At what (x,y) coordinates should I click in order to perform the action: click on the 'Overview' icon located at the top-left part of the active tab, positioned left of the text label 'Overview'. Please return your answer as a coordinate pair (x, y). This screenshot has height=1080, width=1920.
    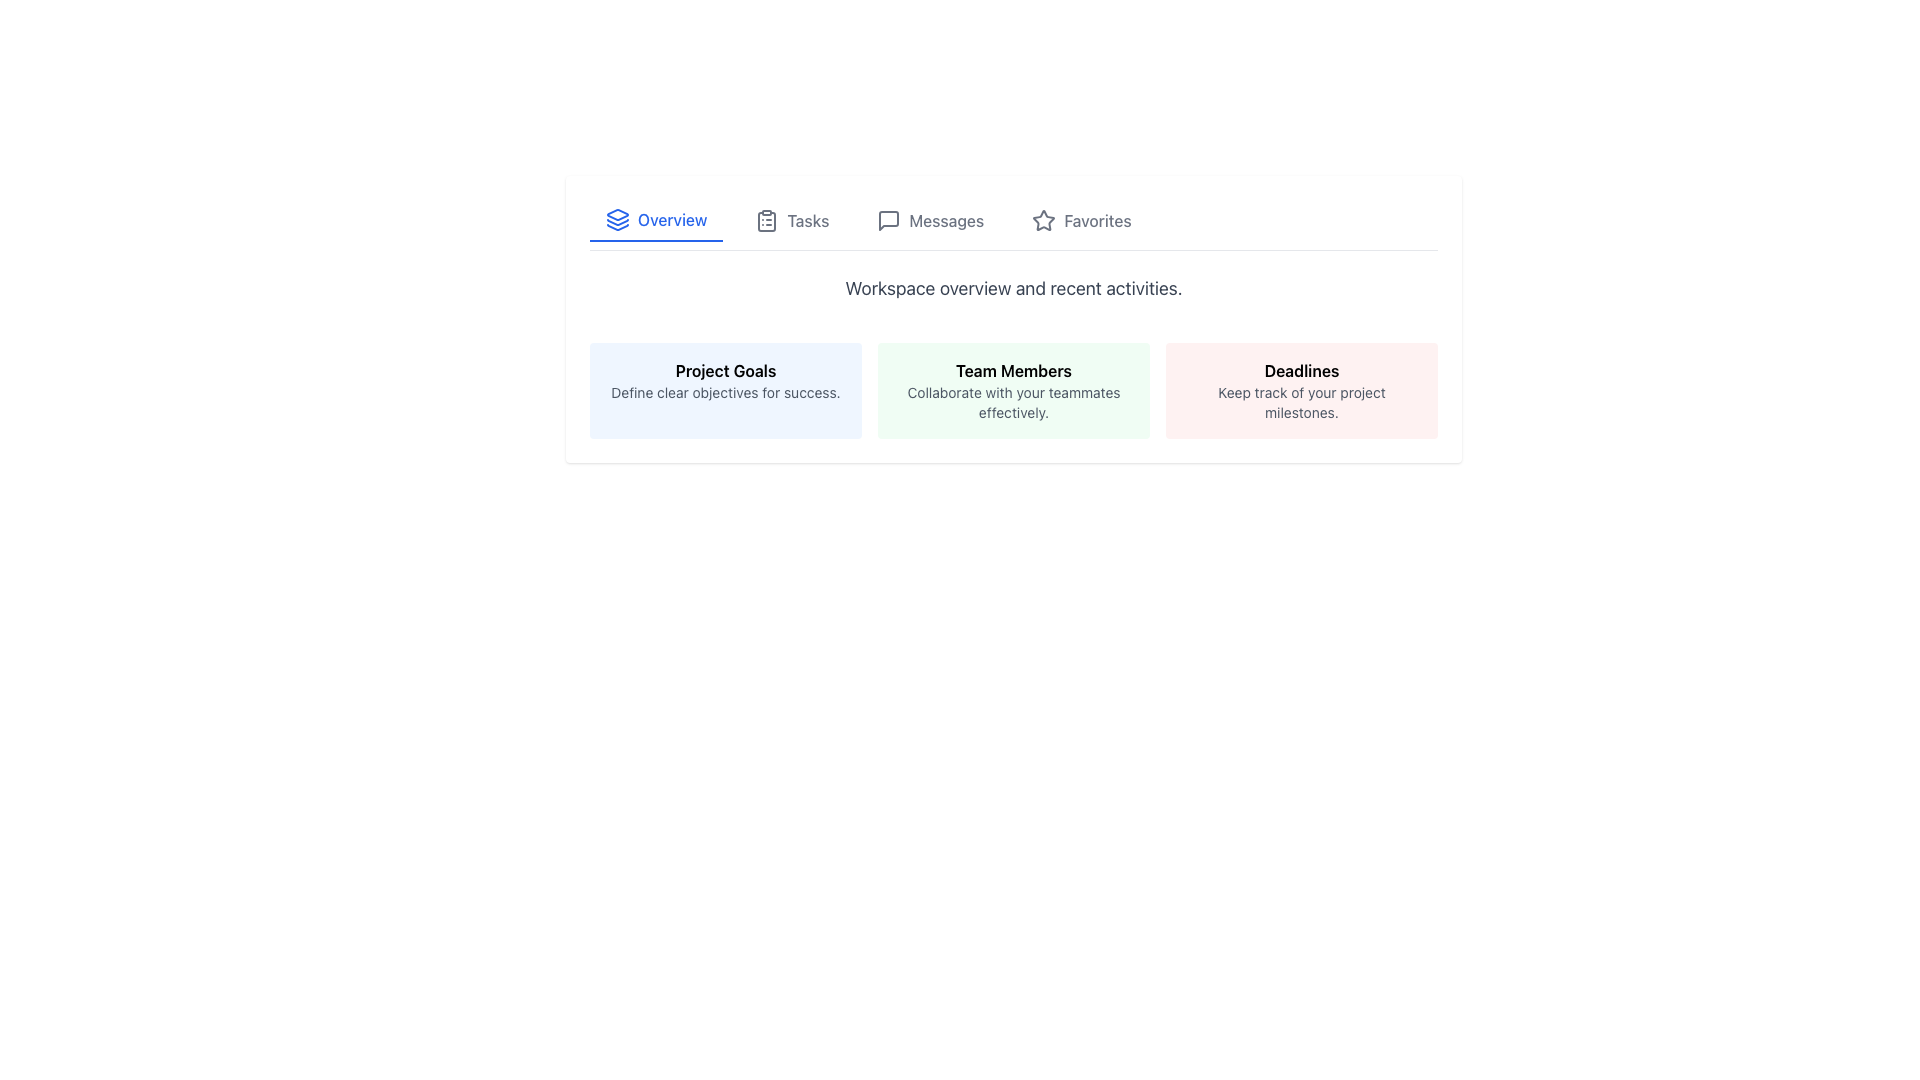
    Looking at the image, I should click on (617, 219).